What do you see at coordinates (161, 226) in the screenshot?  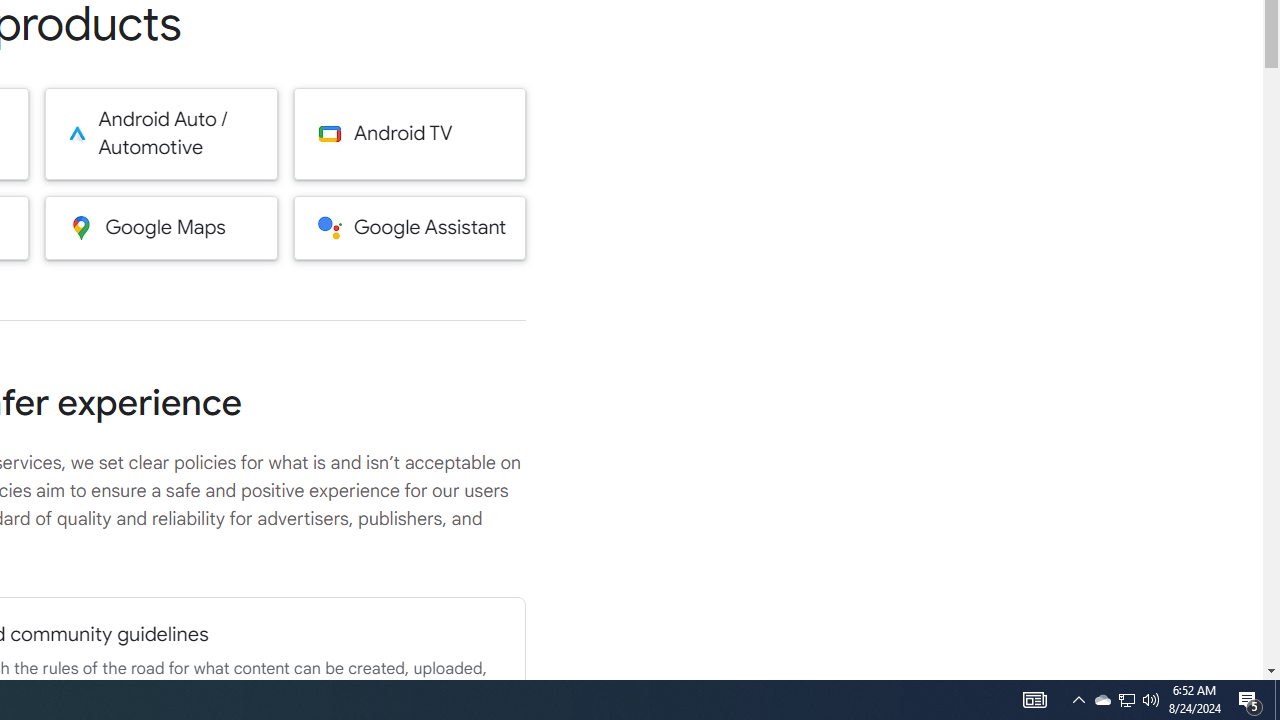 I see `'Google Maps'` at bounding box center [161, 226].